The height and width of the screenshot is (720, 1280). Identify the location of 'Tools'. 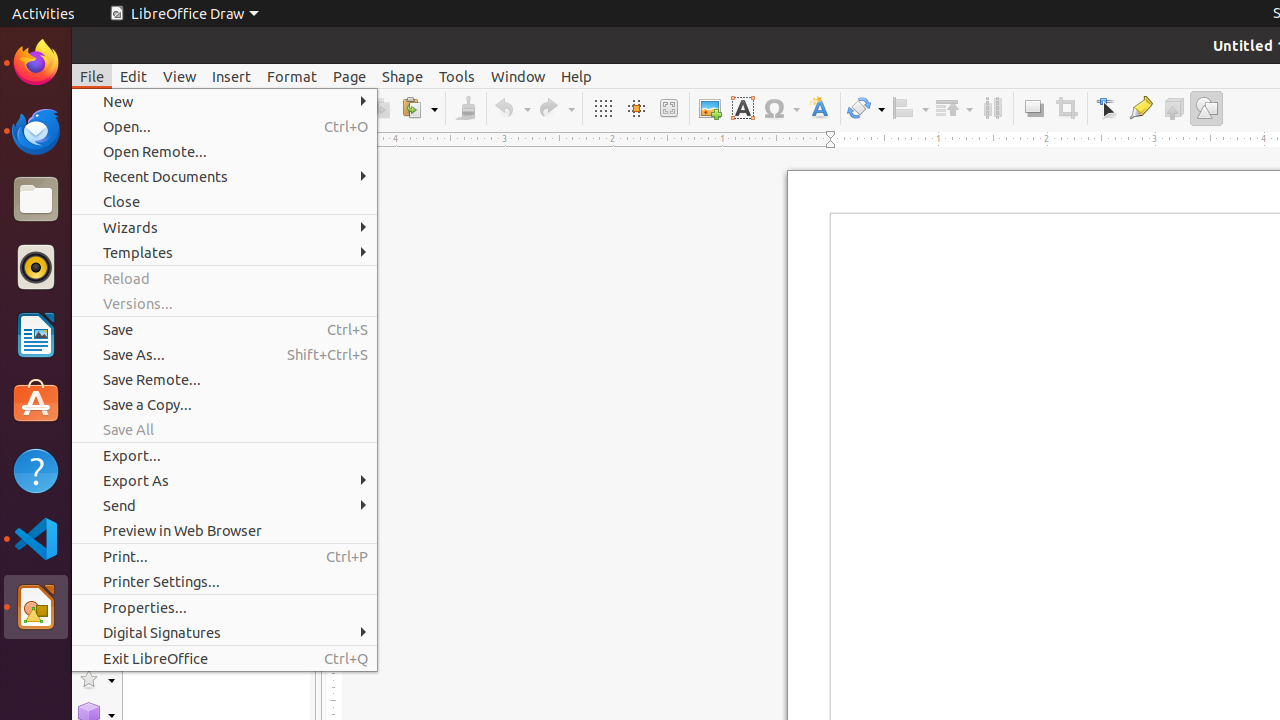
(455, 75).